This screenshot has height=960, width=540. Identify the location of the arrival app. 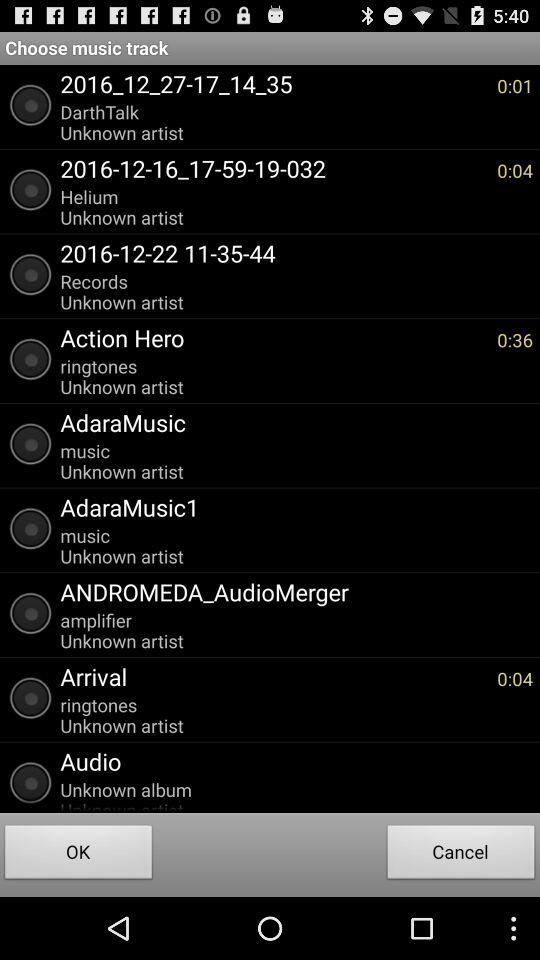
(272, 676).